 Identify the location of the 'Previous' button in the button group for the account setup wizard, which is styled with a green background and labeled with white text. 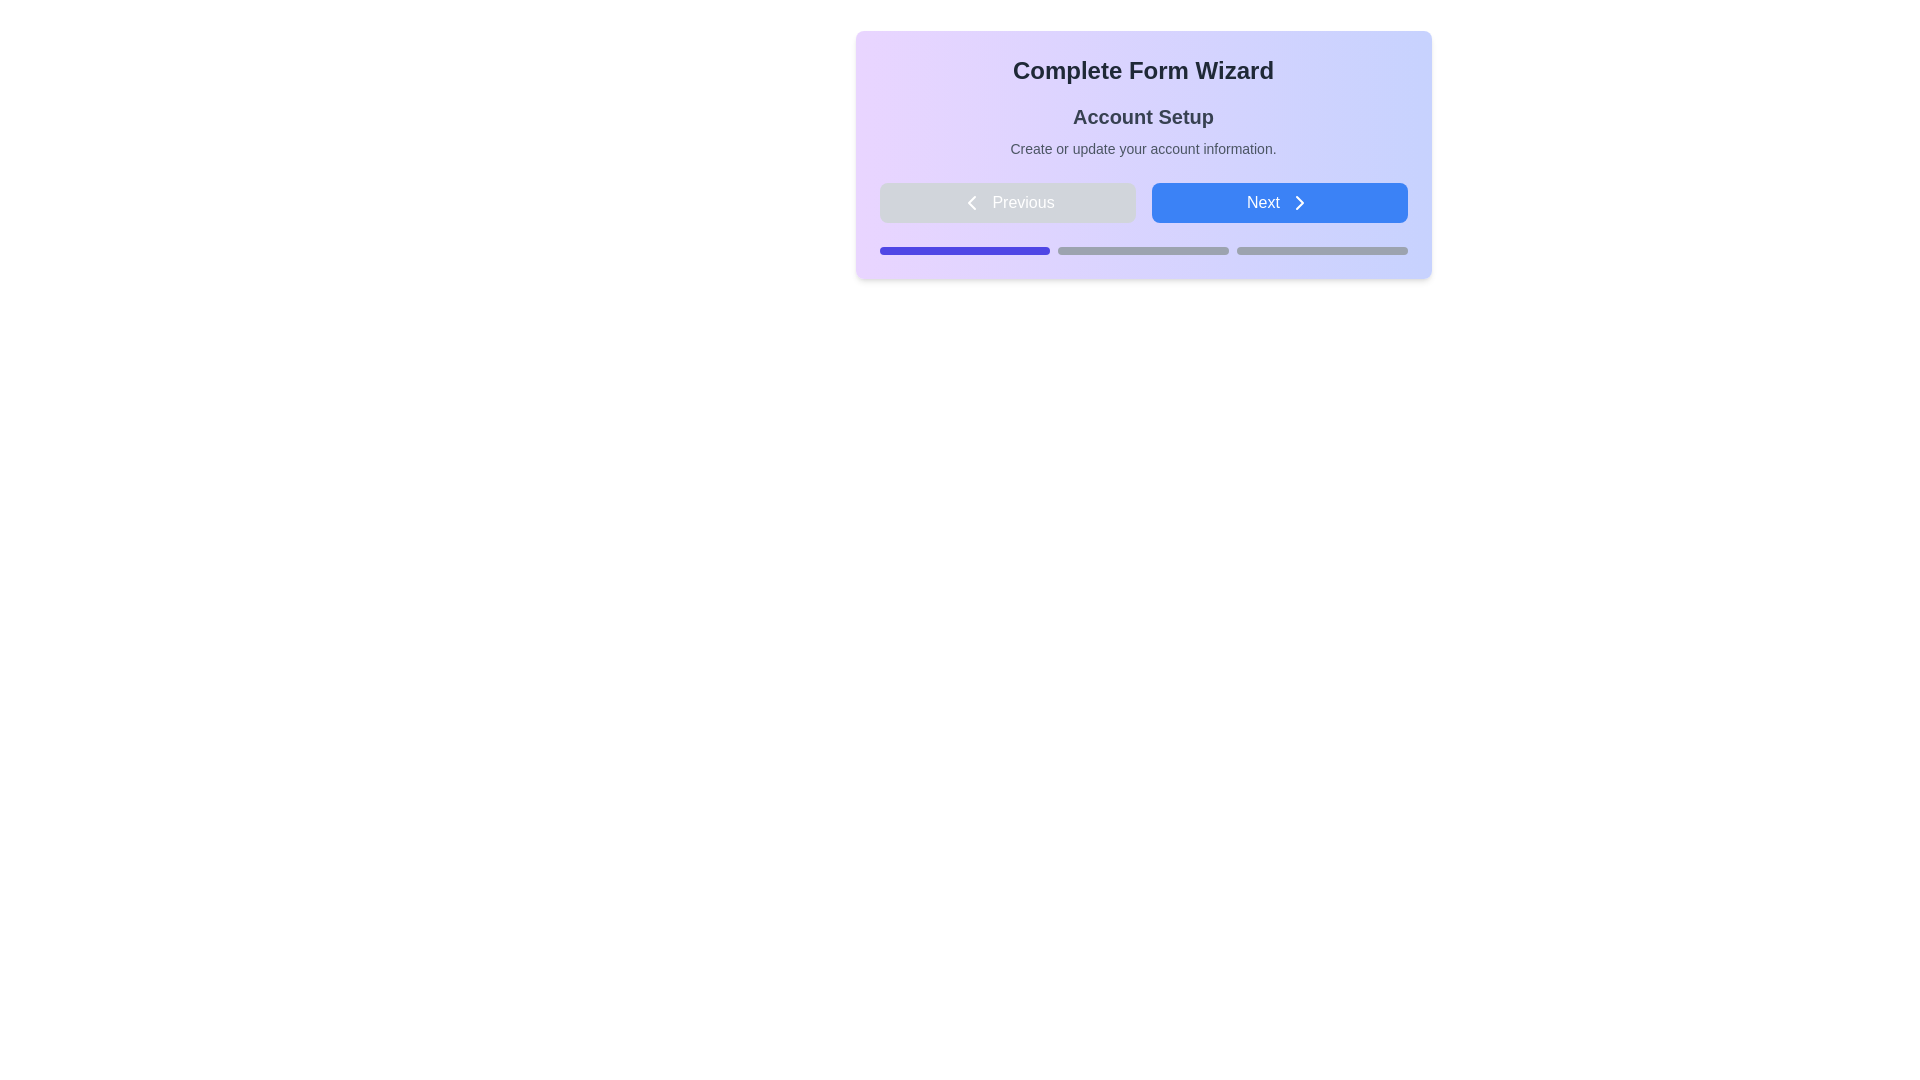
(1143, 203).